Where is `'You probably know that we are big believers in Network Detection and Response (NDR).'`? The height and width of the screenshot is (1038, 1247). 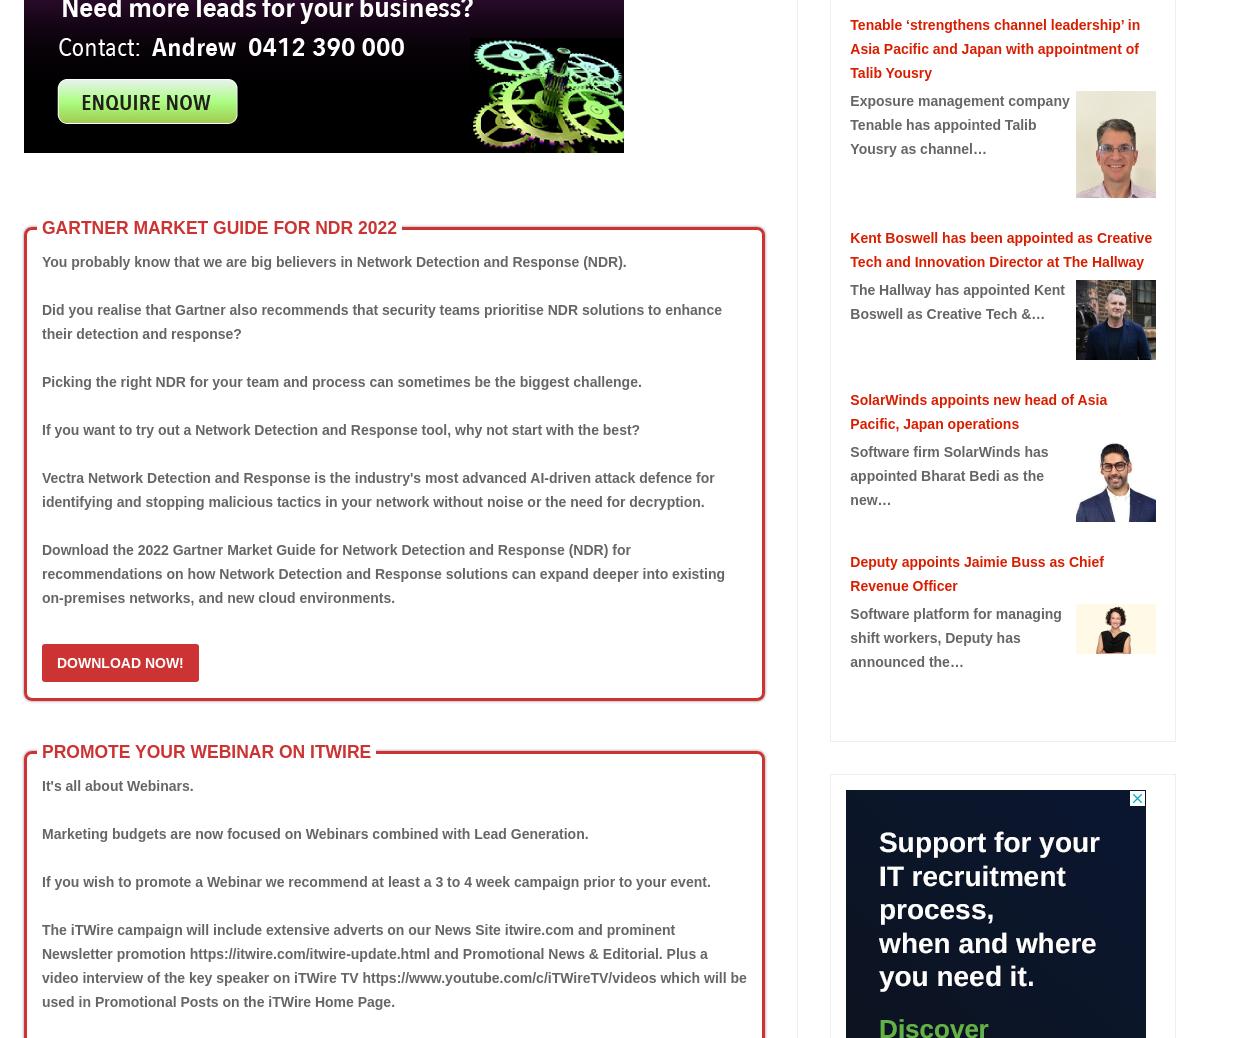
'You probably know that we are big believers in Network Detection and Response (NDR).' is located at coordinates (333, 260).